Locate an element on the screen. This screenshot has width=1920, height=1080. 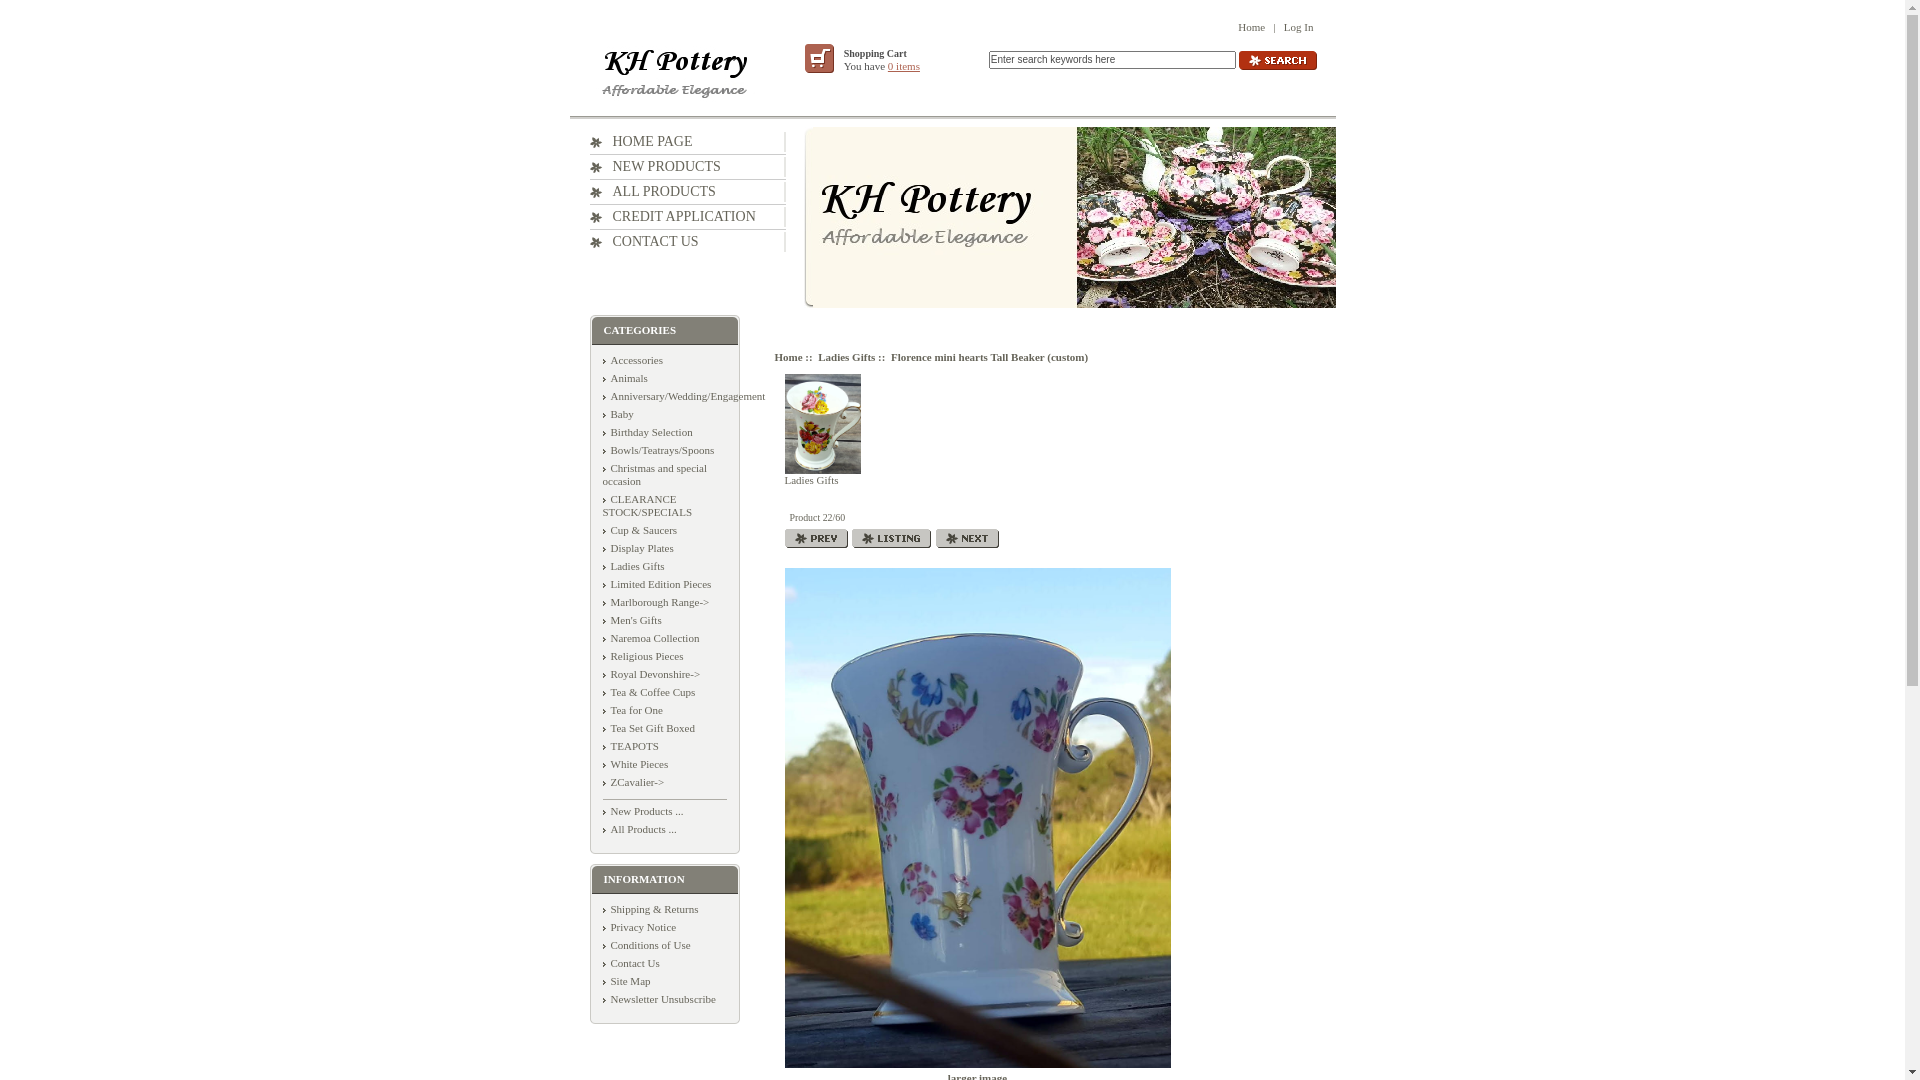
'Ladies Gifts' is located at coordinates (846, 356).